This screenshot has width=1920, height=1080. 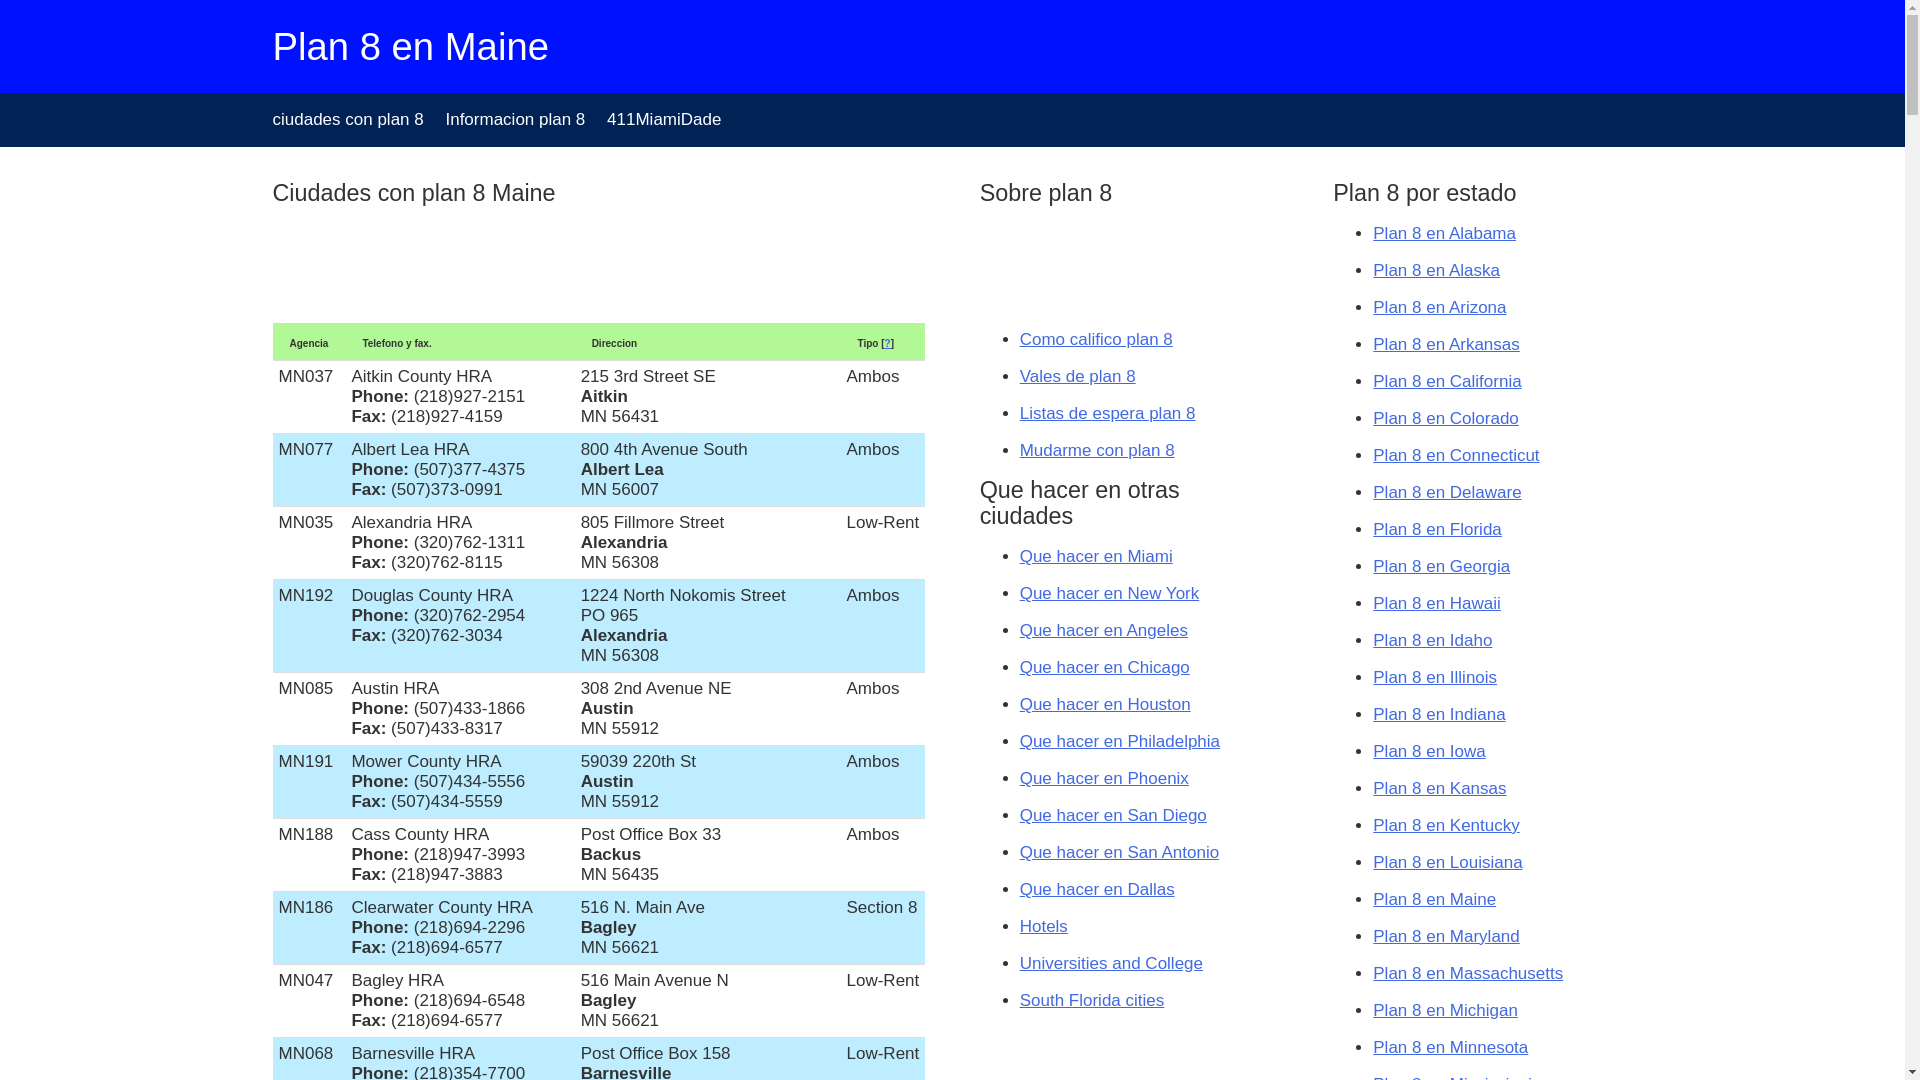 I want to click on 'Plan 8 en Idaho', so click(x=1431, y=640).